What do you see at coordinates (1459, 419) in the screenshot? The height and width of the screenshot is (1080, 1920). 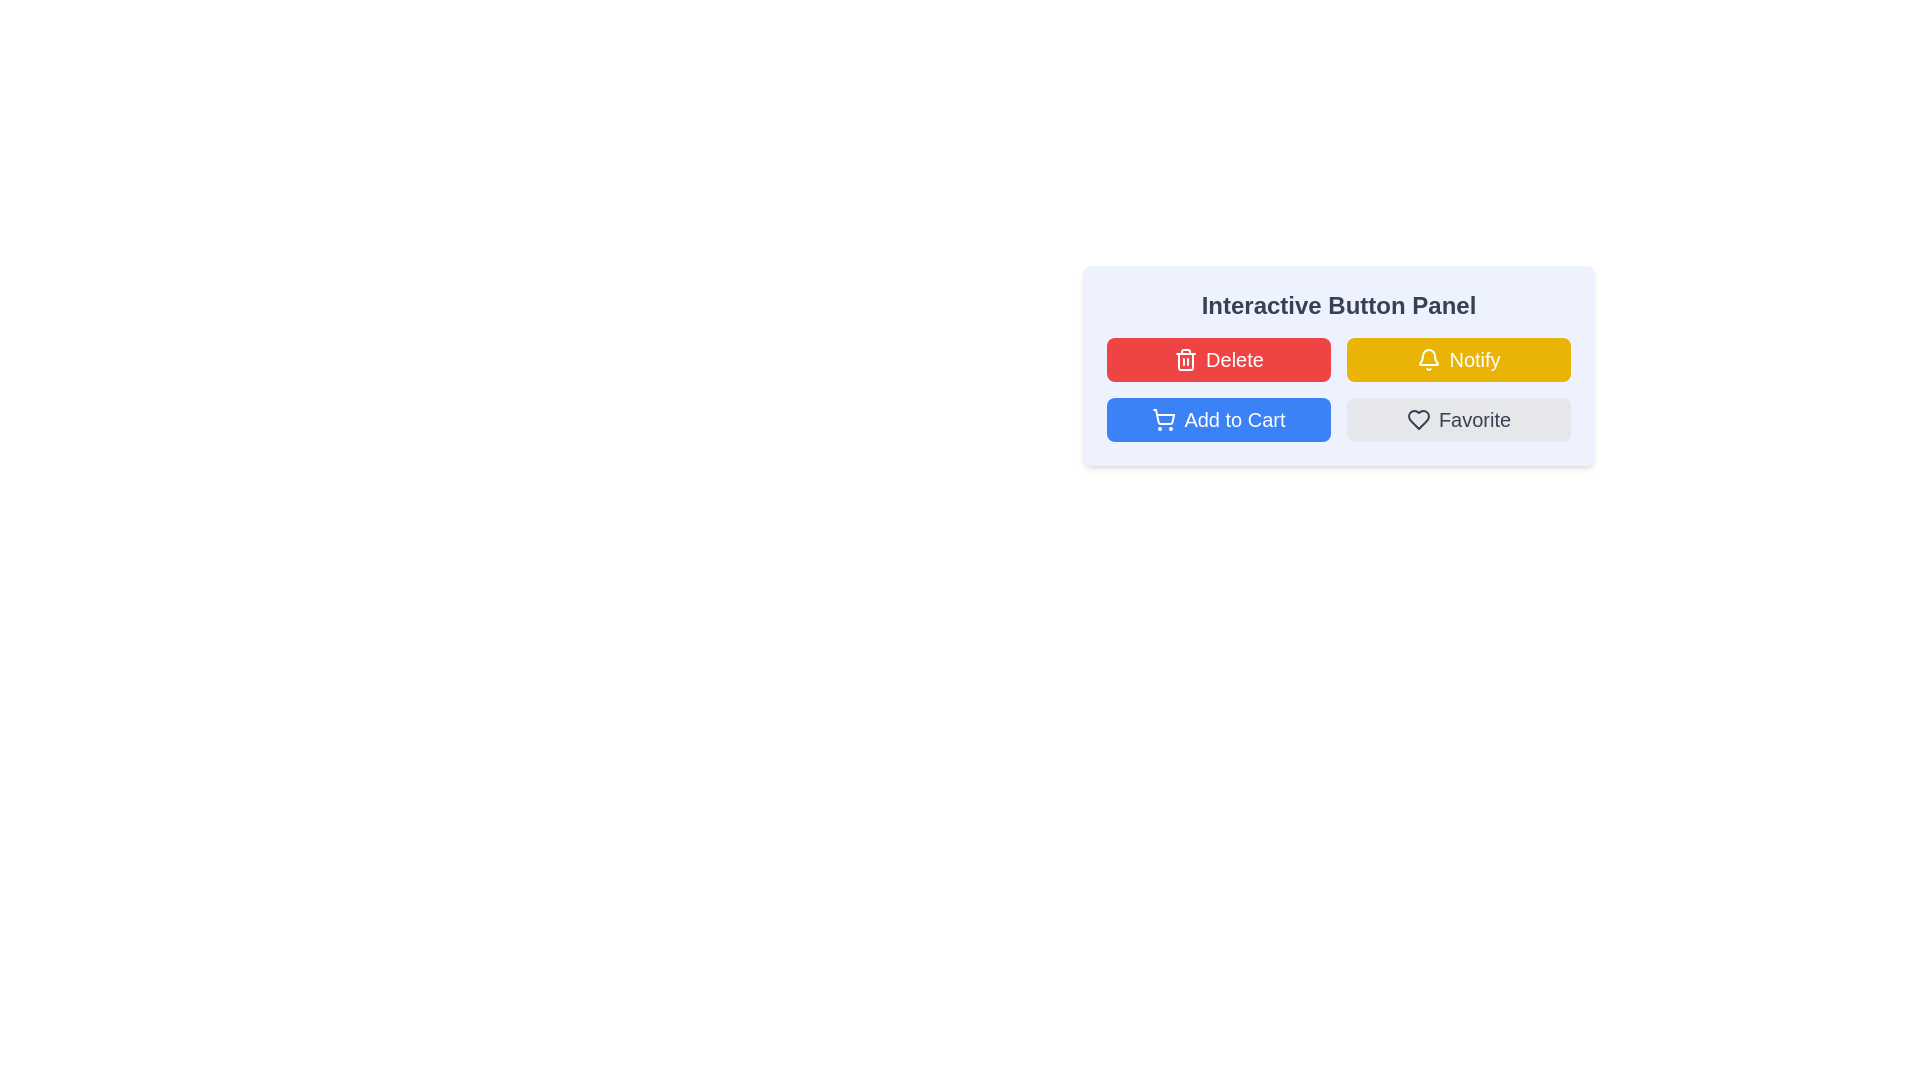 I see `the 'Favorite' button, which has a light gray background and medium gray text, located on the bottom-right corner of the interactive button panel` at bounding box center [1459, 419].